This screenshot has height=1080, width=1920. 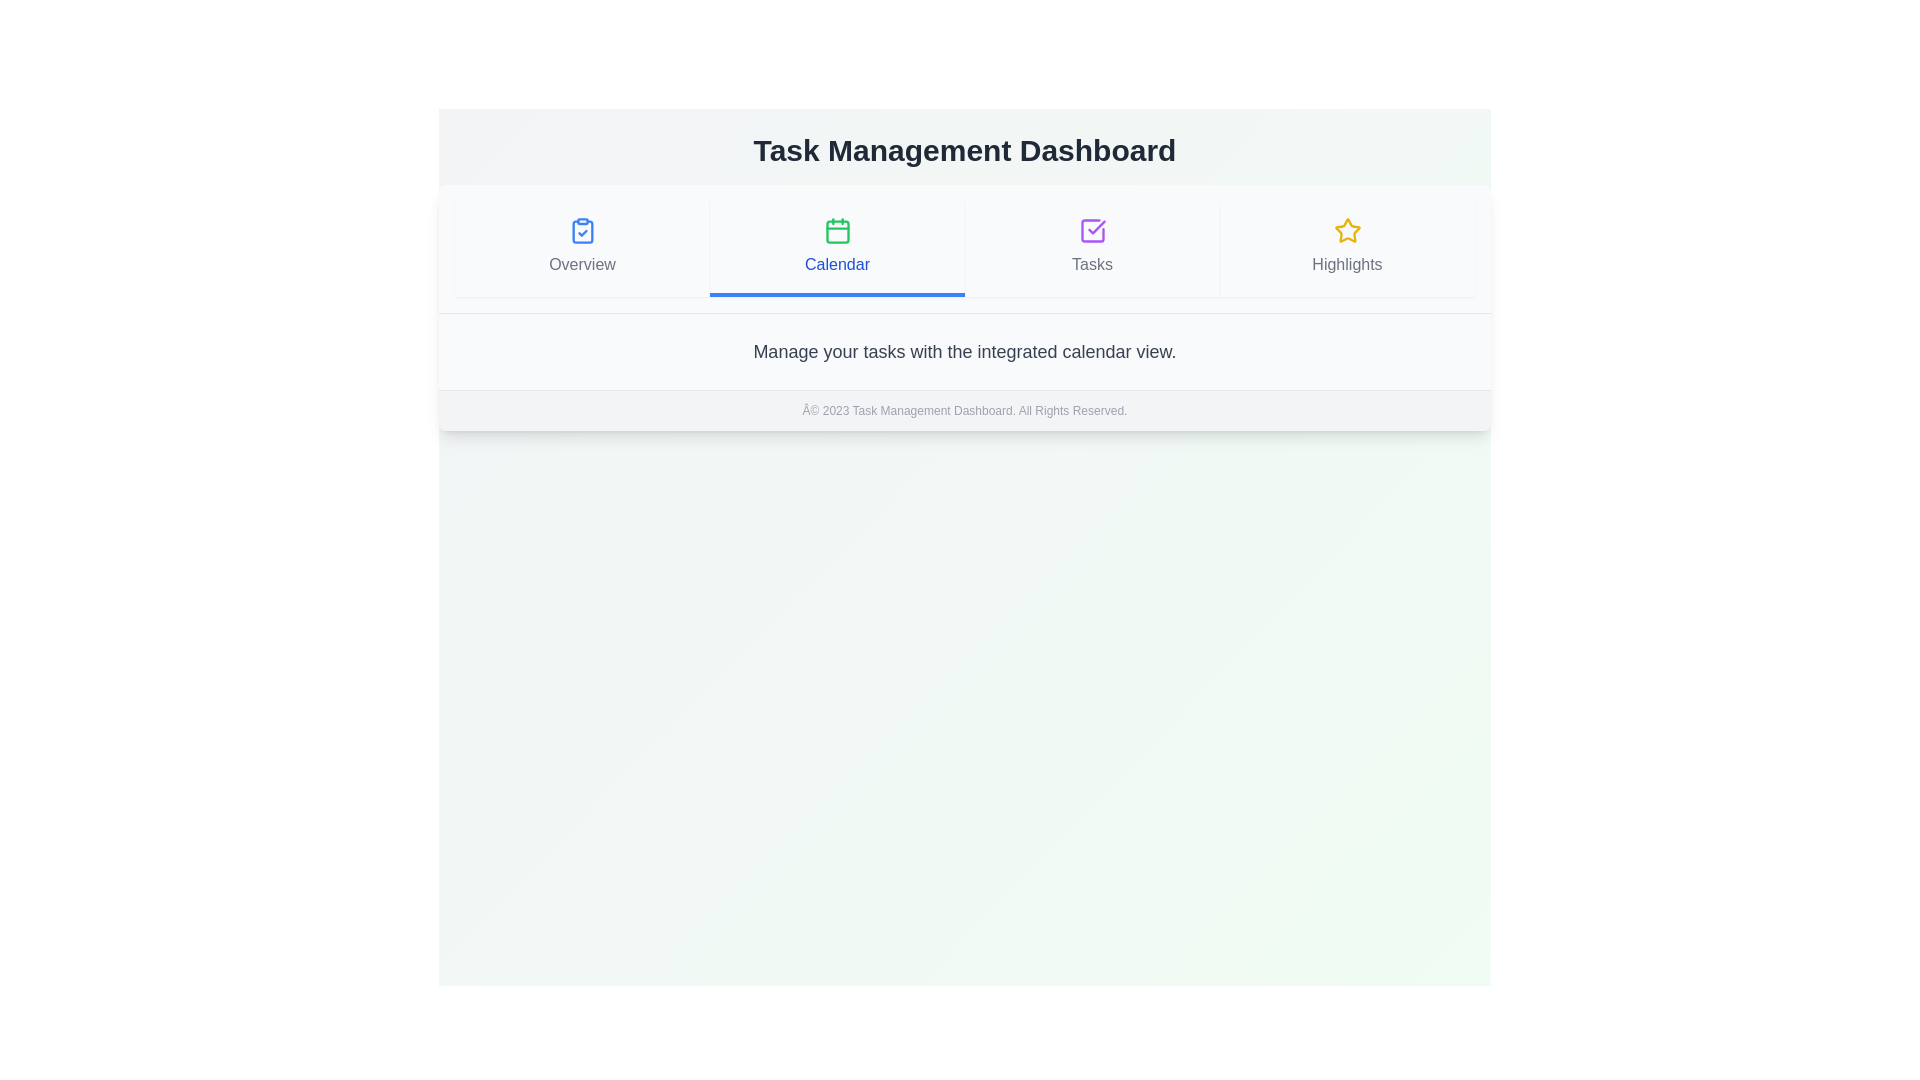 What do you see at coordinates (1091, 248) in the screenshot?
I see `the third tab button in the navigation menu` at bounding box center [1091, 248].